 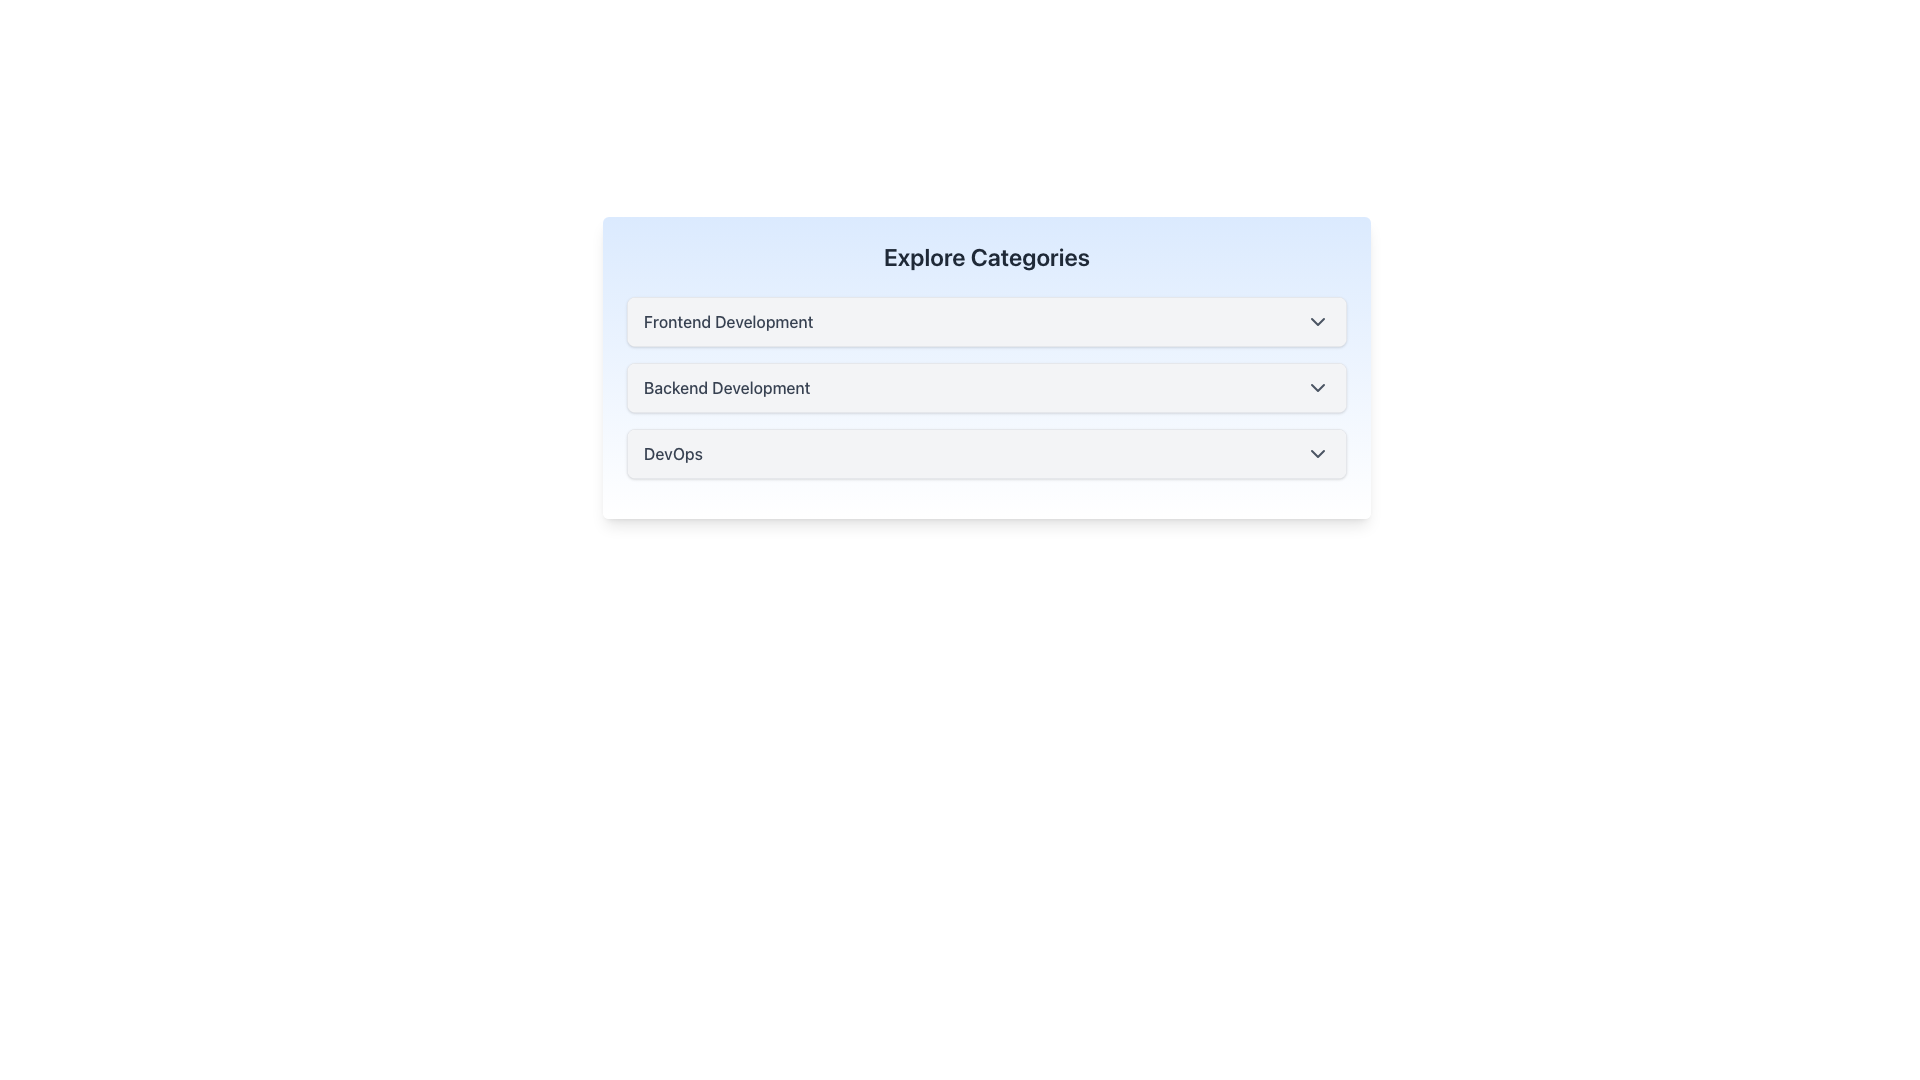 What do you see at coordinates (987, 367) in the screenshot?
I see `the second item in the vertical list under the title 'Explore Categories', which is the Dropdown trigger for 'Backend Development'` at bounding box center [987, 367].